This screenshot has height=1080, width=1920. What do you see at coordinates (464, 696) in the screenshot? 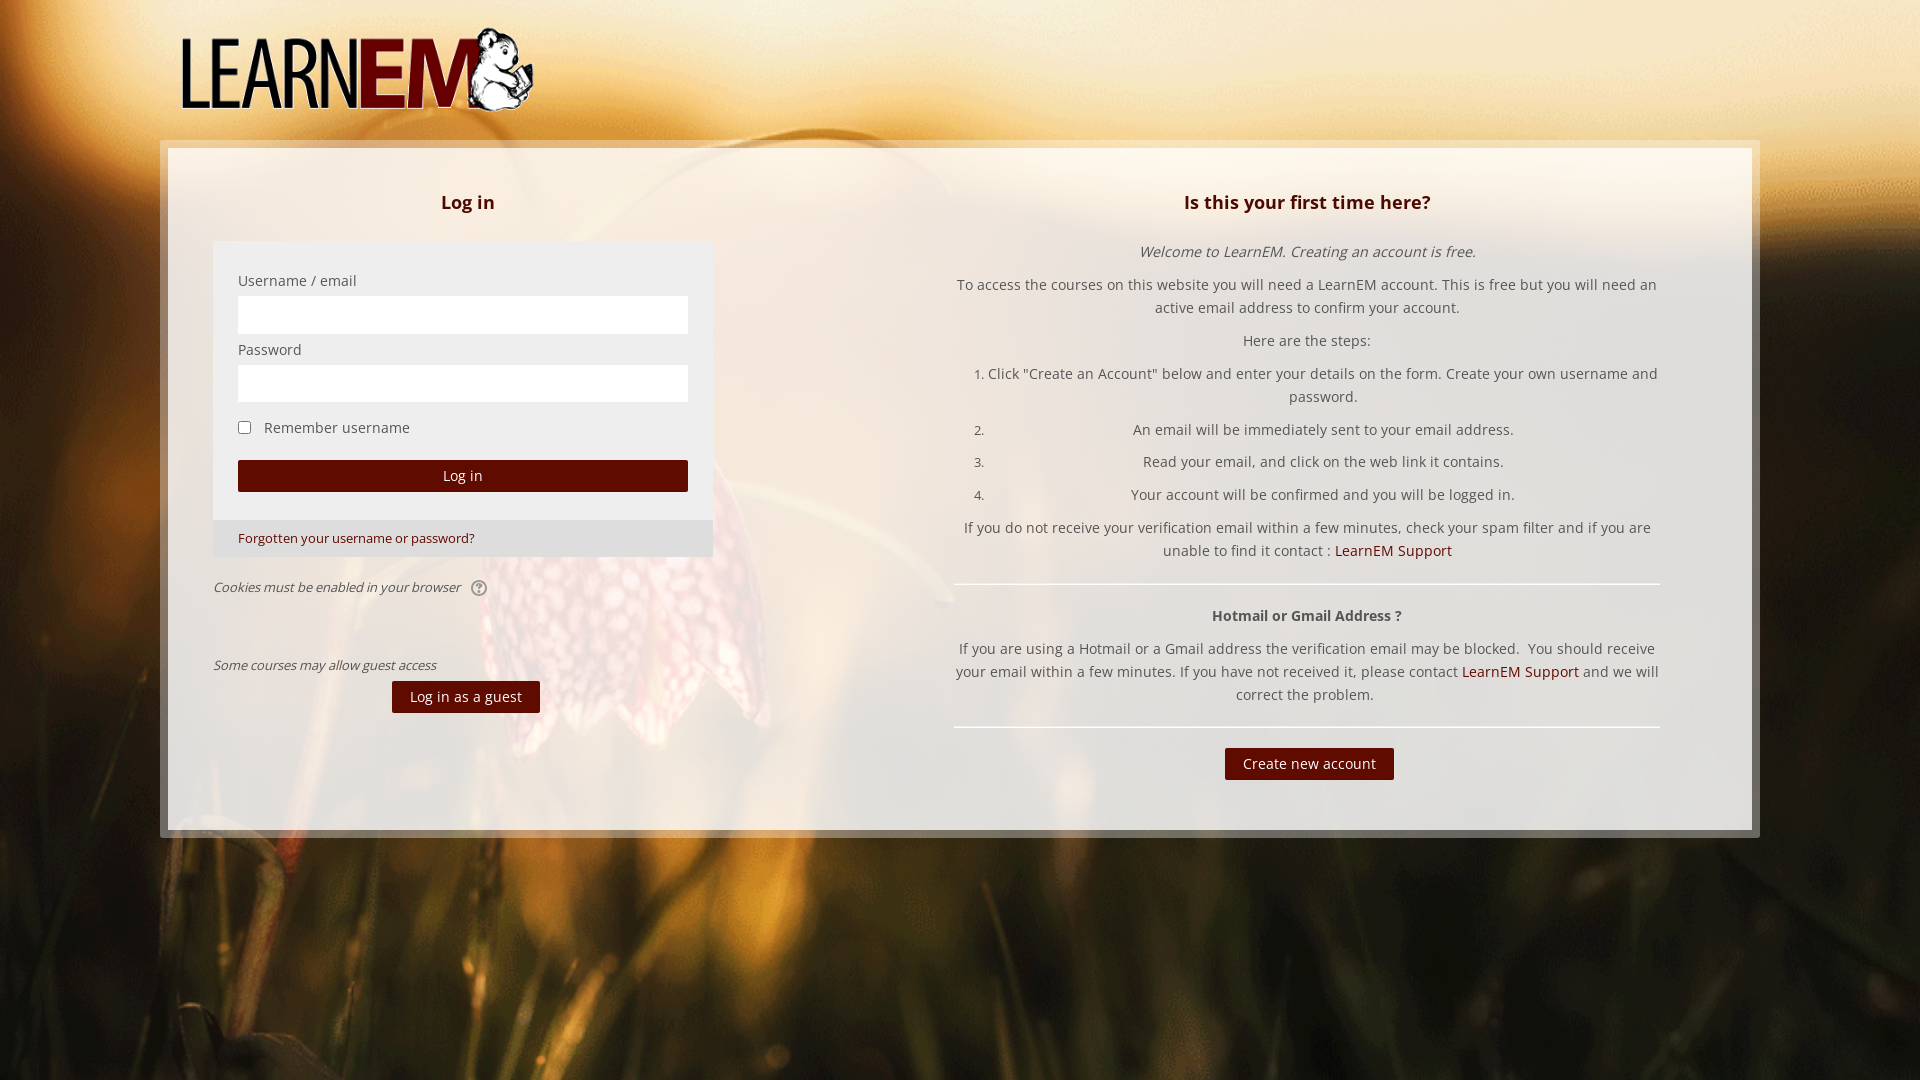
I see `'Log in as a guest'` at bounding box center [464, 696].